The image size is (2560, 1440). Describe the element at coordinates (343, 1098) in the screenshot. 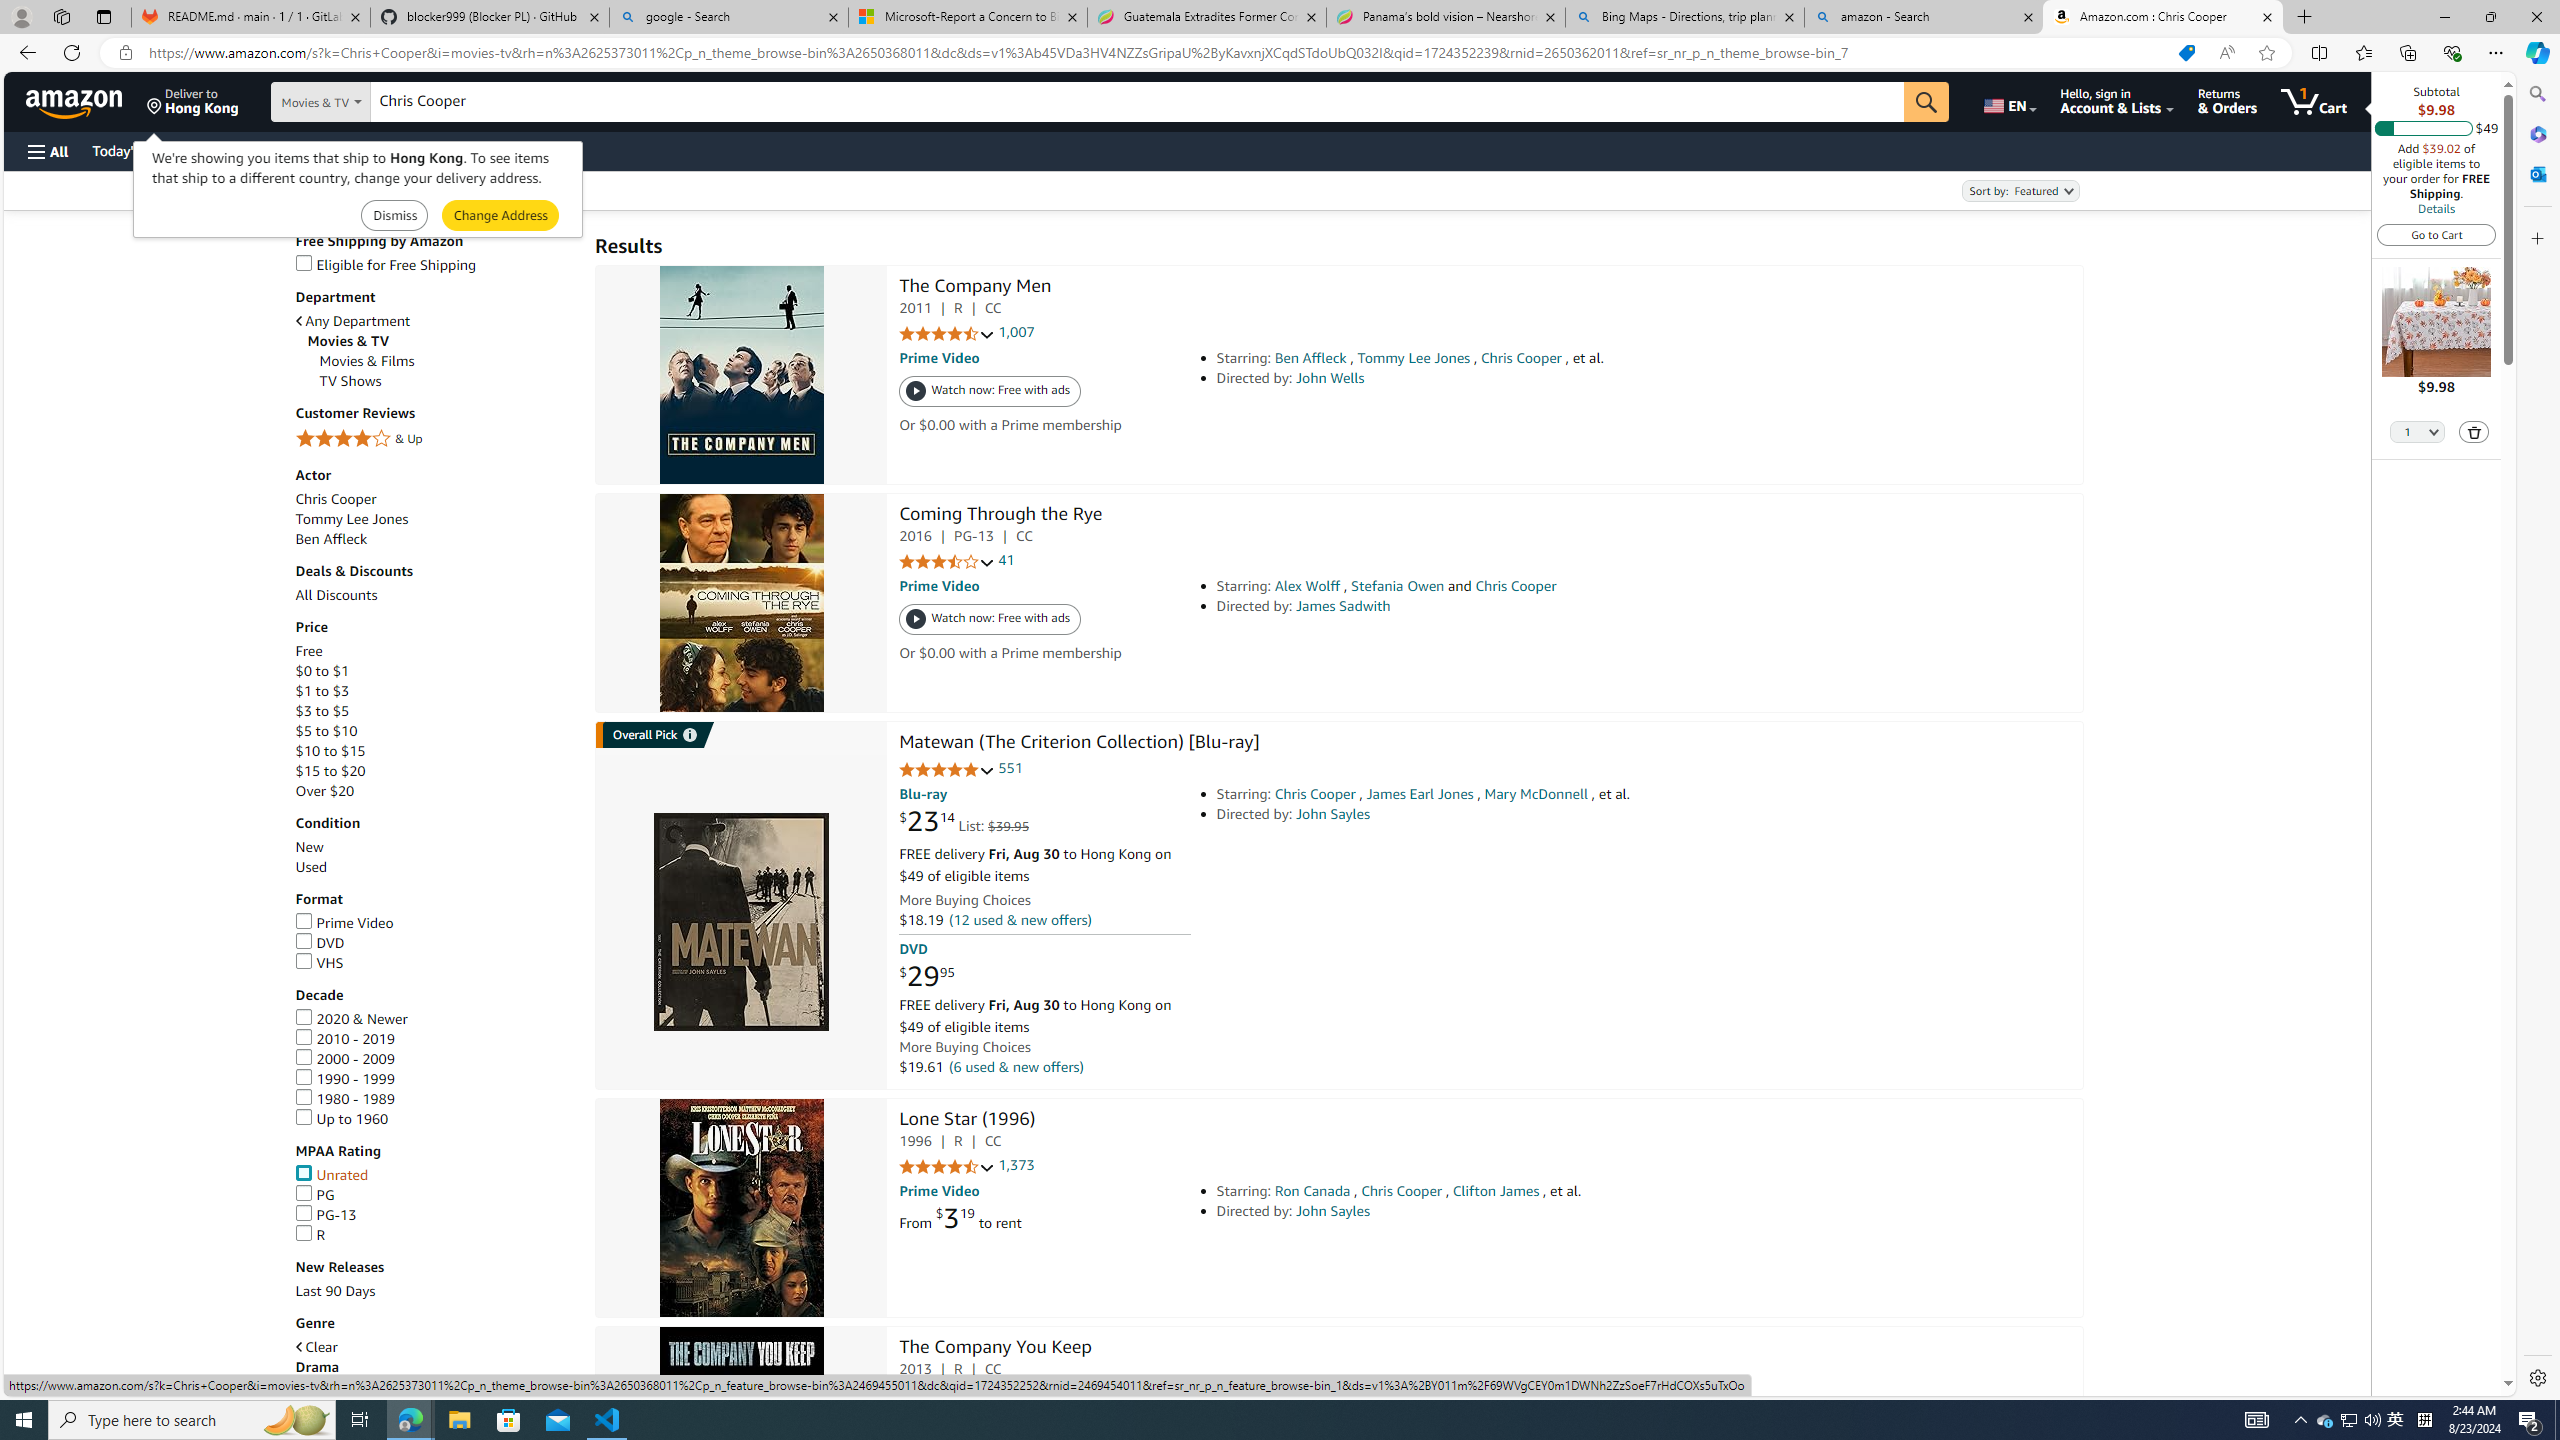

I see `'1980 - 1989'` at that location.